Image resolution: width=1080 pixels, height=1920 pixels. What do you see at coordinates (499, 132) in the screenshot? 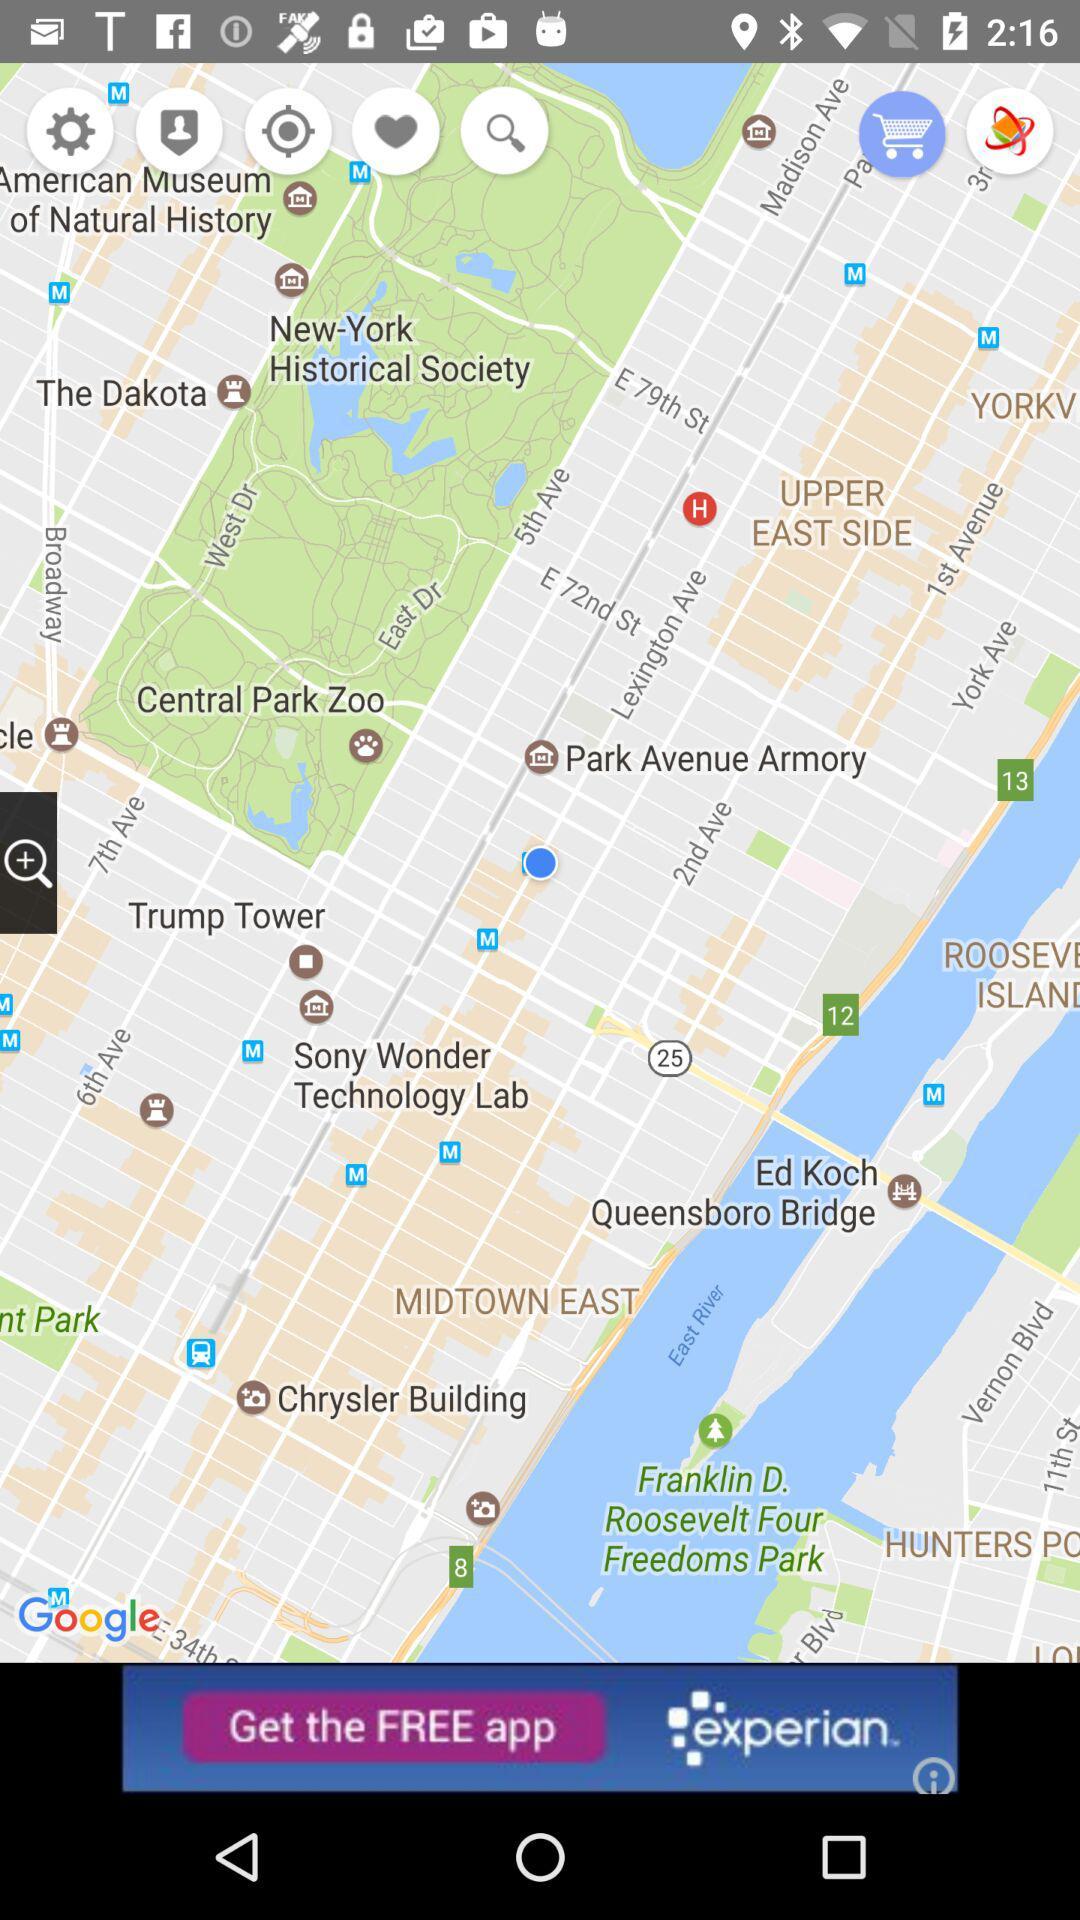
I see `search` at bounding box center [499, 132].